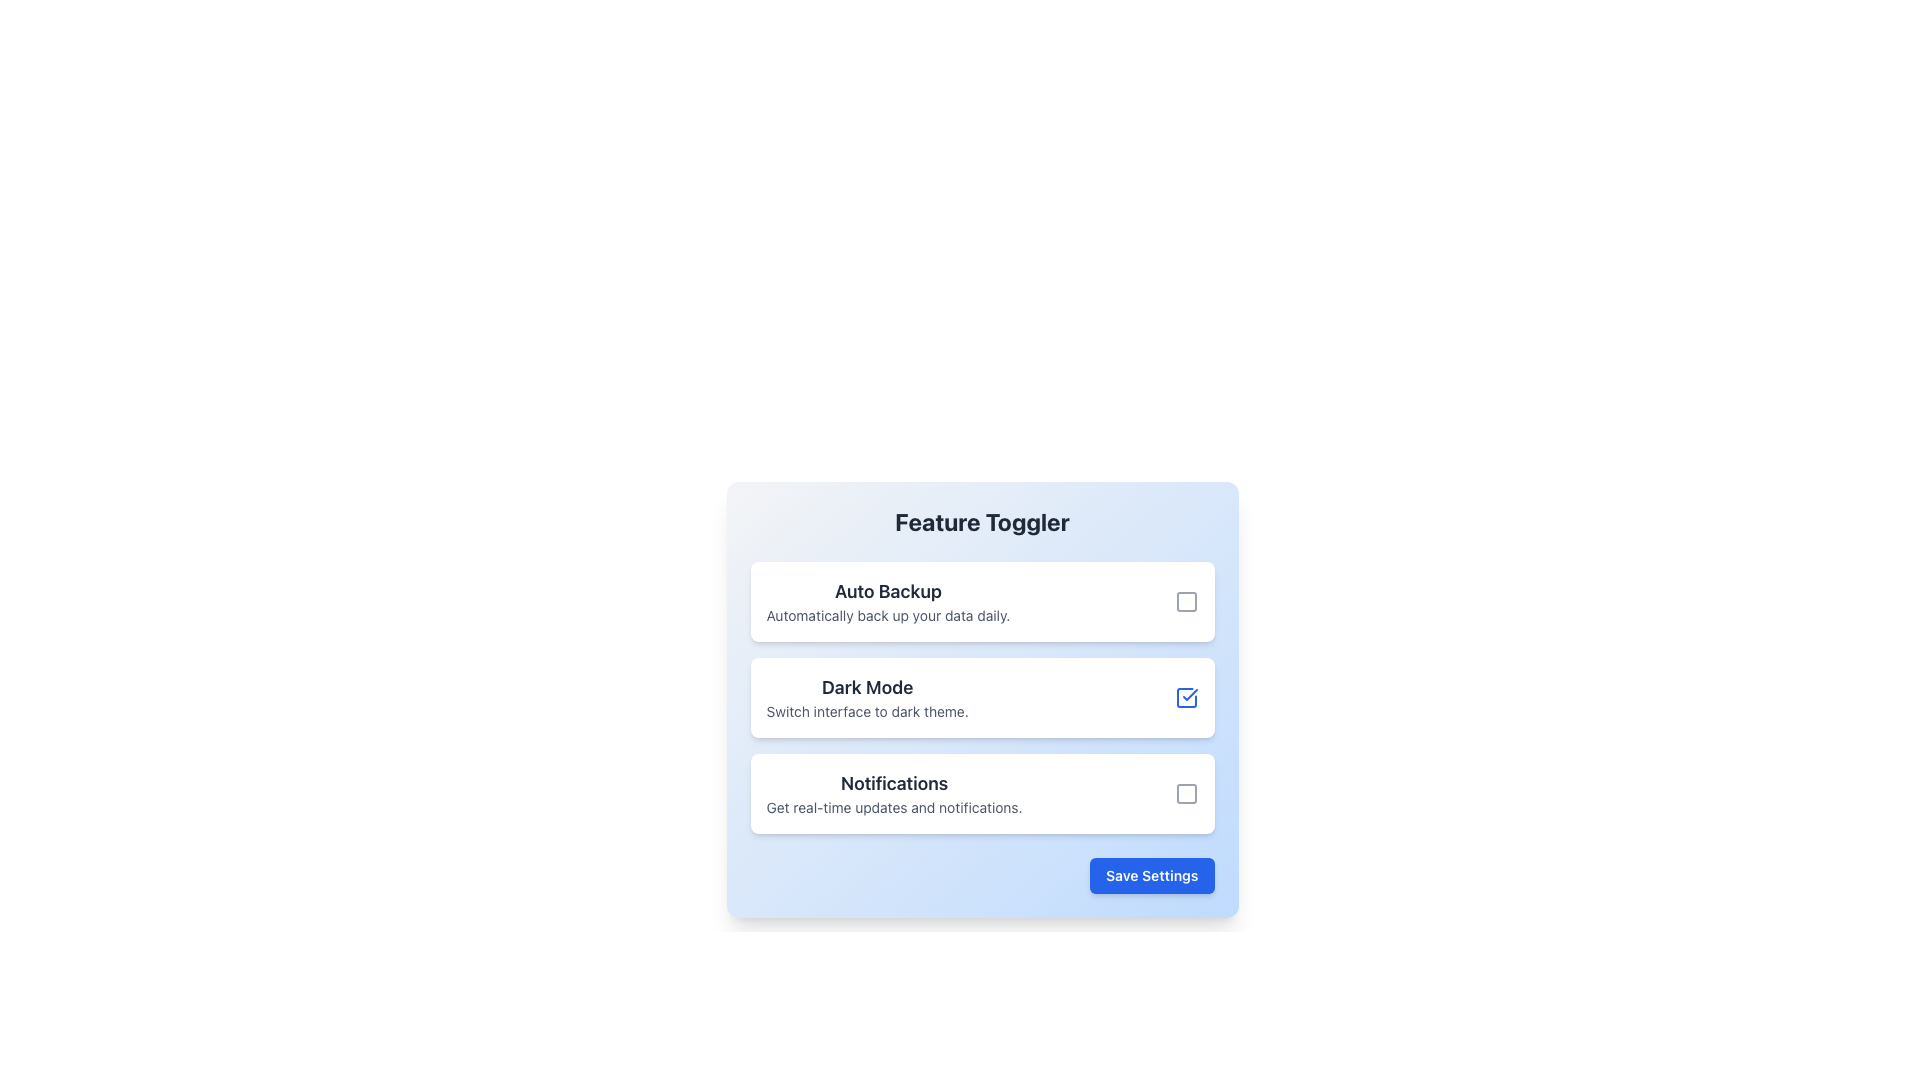 The height and width of the screenshot is (1080, 1920). What do you see at coordinates (982, 697) in the screenshot?
I see `the group of toggle options with checkboxes` at bounding box center [982, 697].